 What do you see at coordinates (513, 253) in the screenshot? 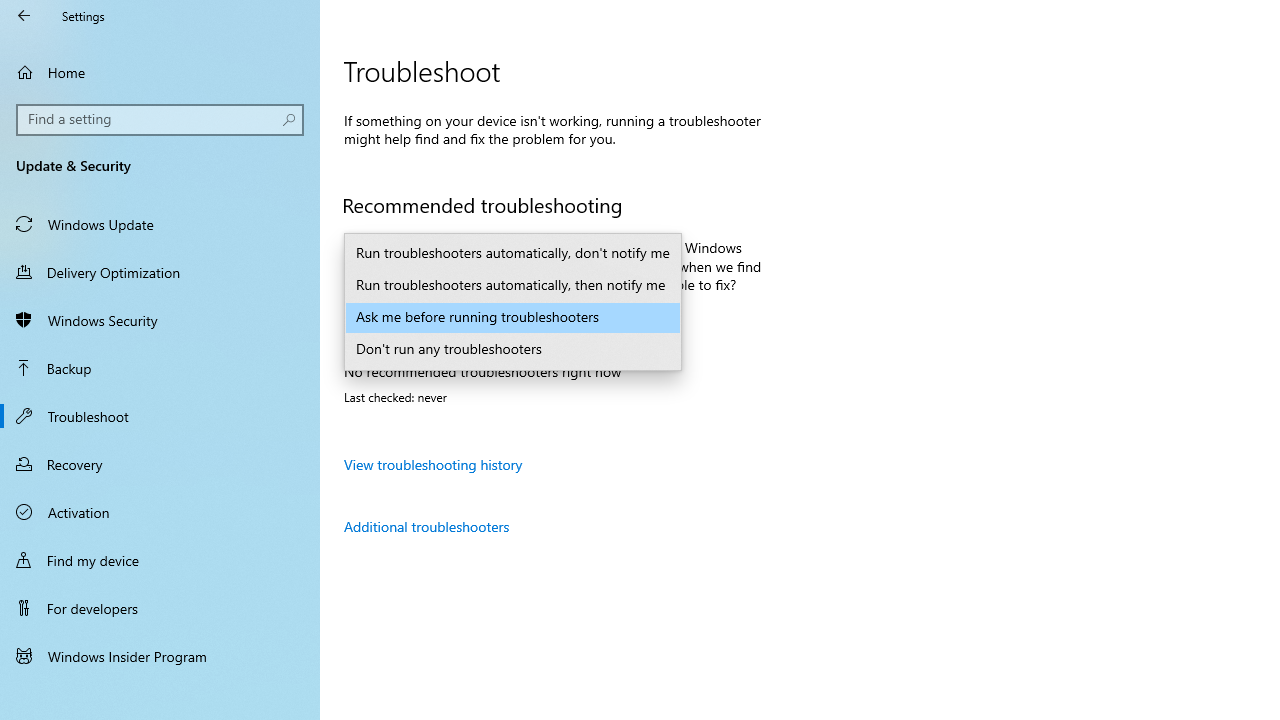
I see `'Run troubleshooters automatically, don'` at bounding box center [513, 253].